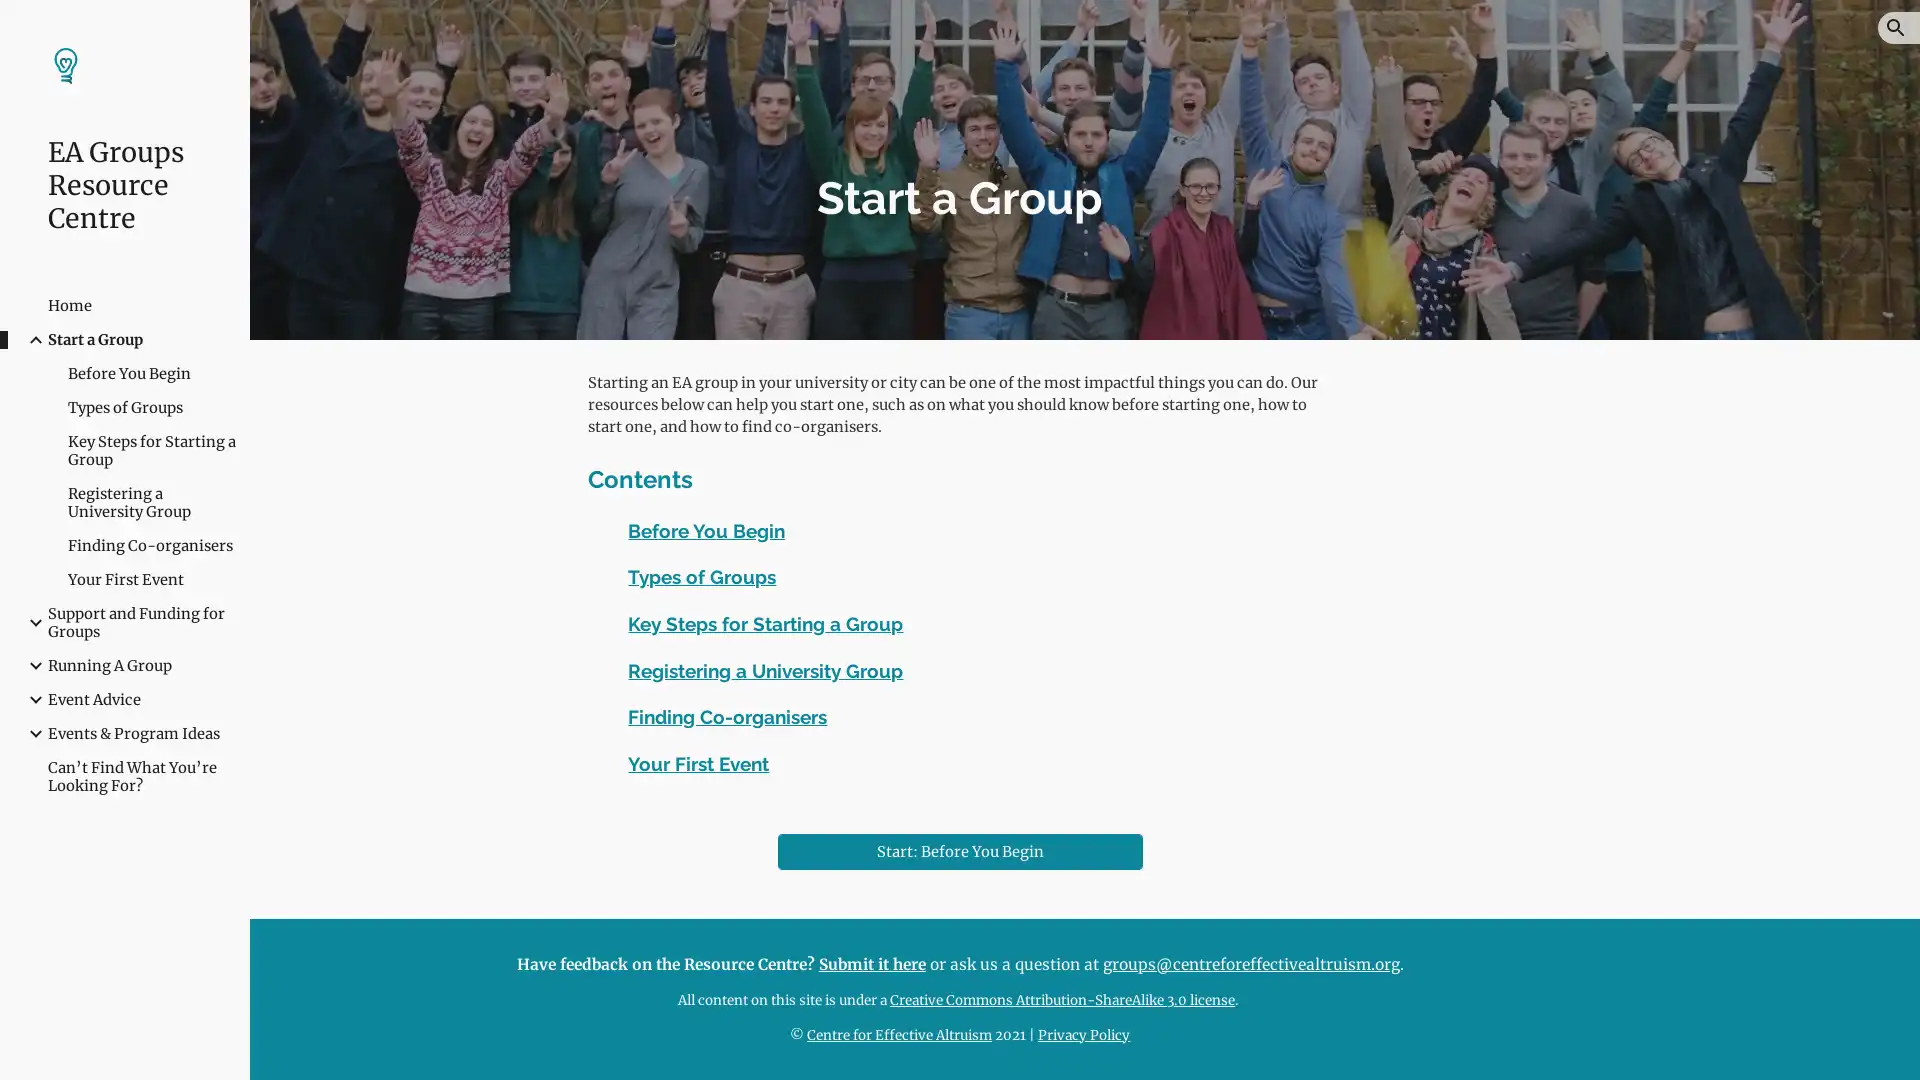  Describe the element at coordinates (840, 479) in the screenshot. I see `Copy heading link` at that location.